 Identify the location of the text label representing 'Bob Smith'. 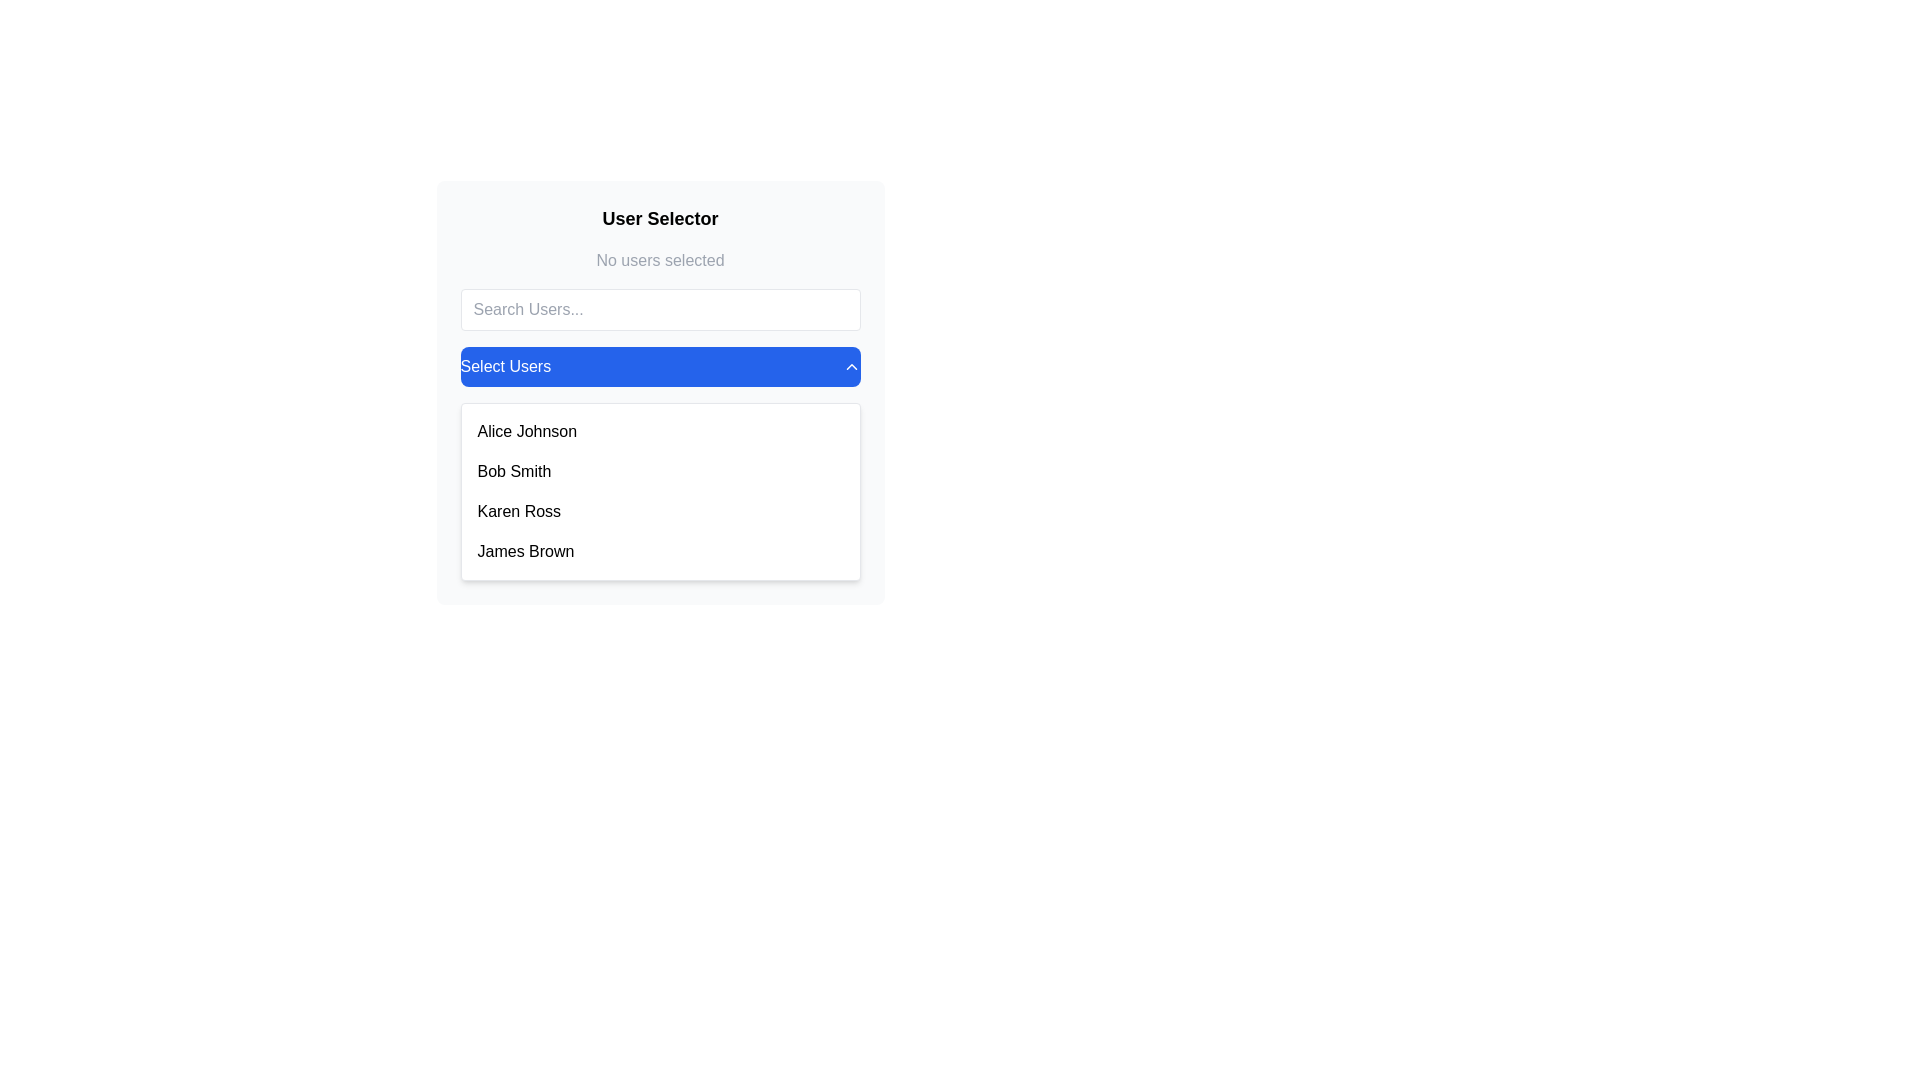
(514, 471).